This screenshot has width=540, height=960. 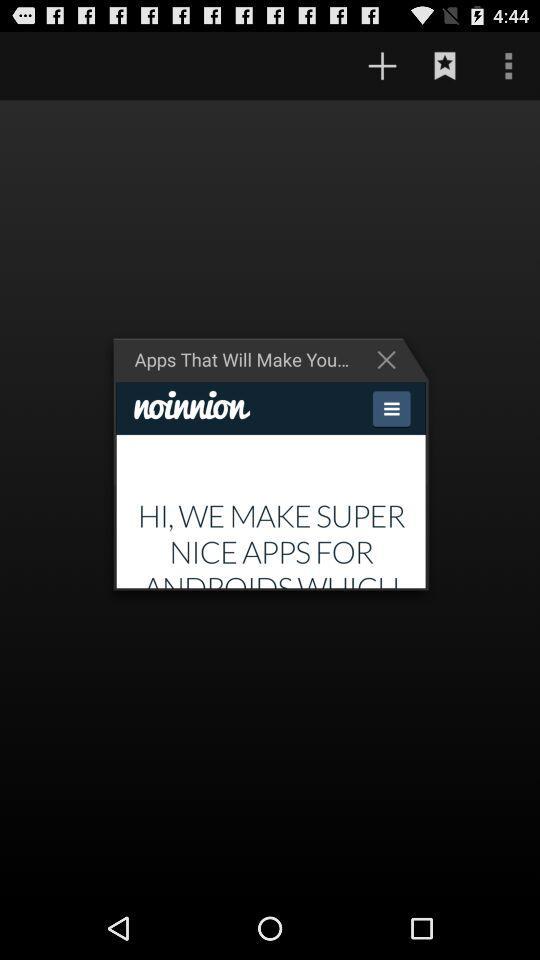 I want to click on the bookmark icon, so click(x=445, y=70).